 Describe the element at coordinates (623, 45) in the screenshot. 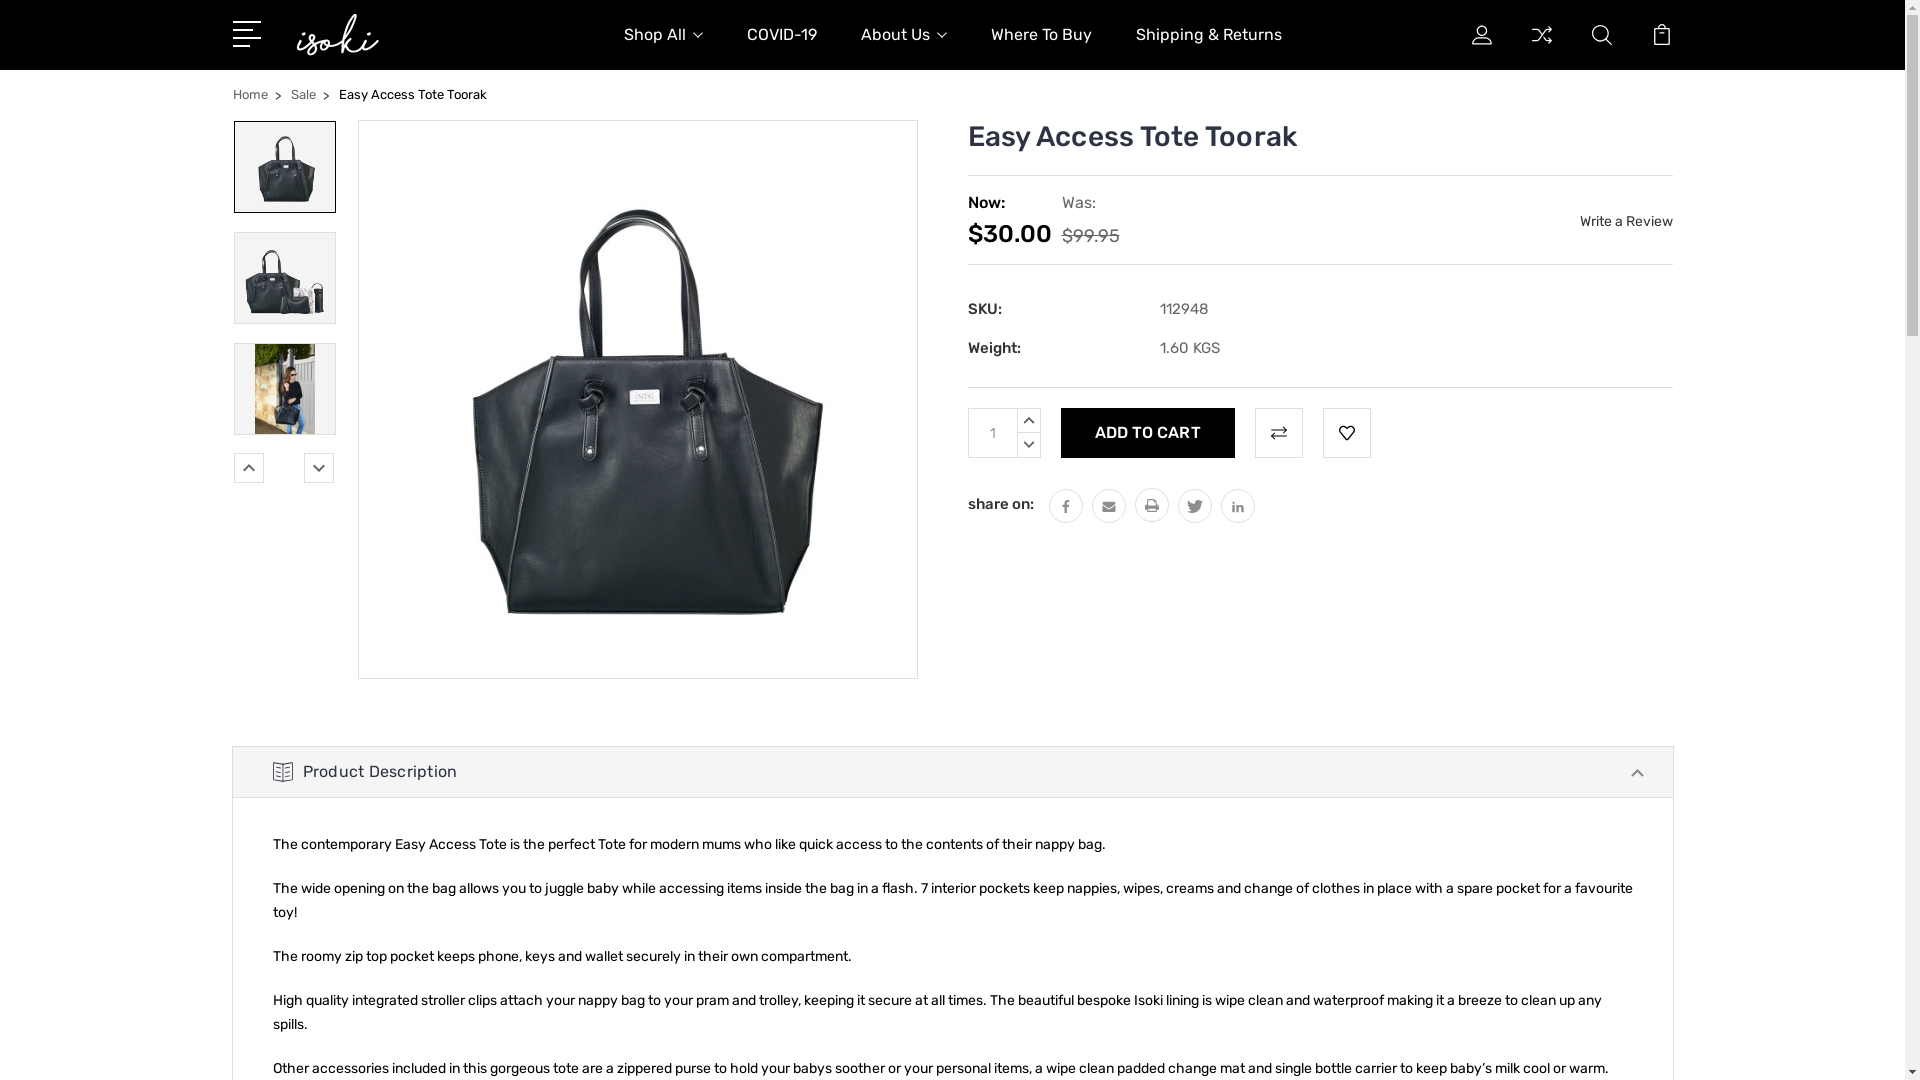

I see `'Shop All'` at that location.